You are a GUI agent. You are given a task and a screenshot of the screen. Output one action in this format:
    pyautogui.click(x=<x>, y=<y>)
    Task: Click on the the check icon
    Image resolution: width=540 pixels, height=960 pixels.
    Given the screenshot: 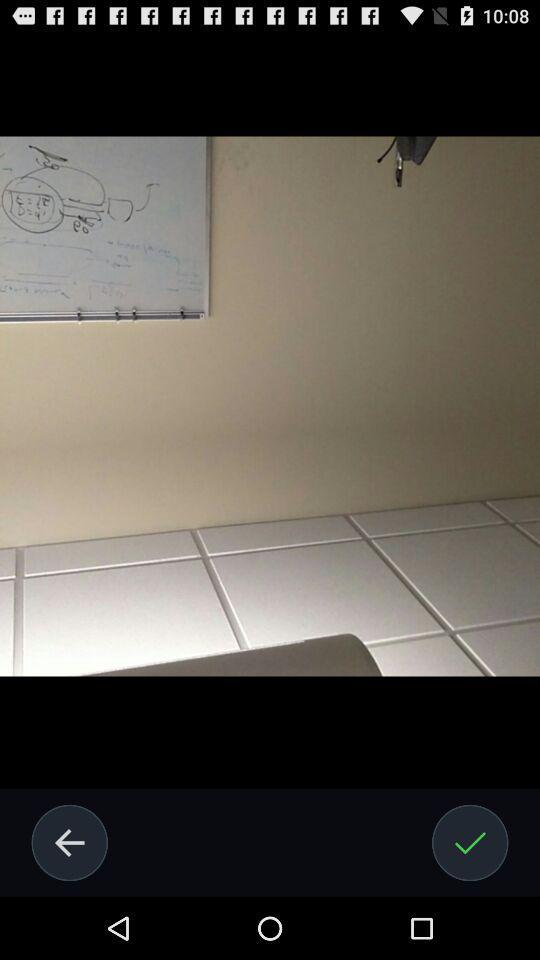 What is the action you would take?
    pyautogui.click(x=470, y=902)
    